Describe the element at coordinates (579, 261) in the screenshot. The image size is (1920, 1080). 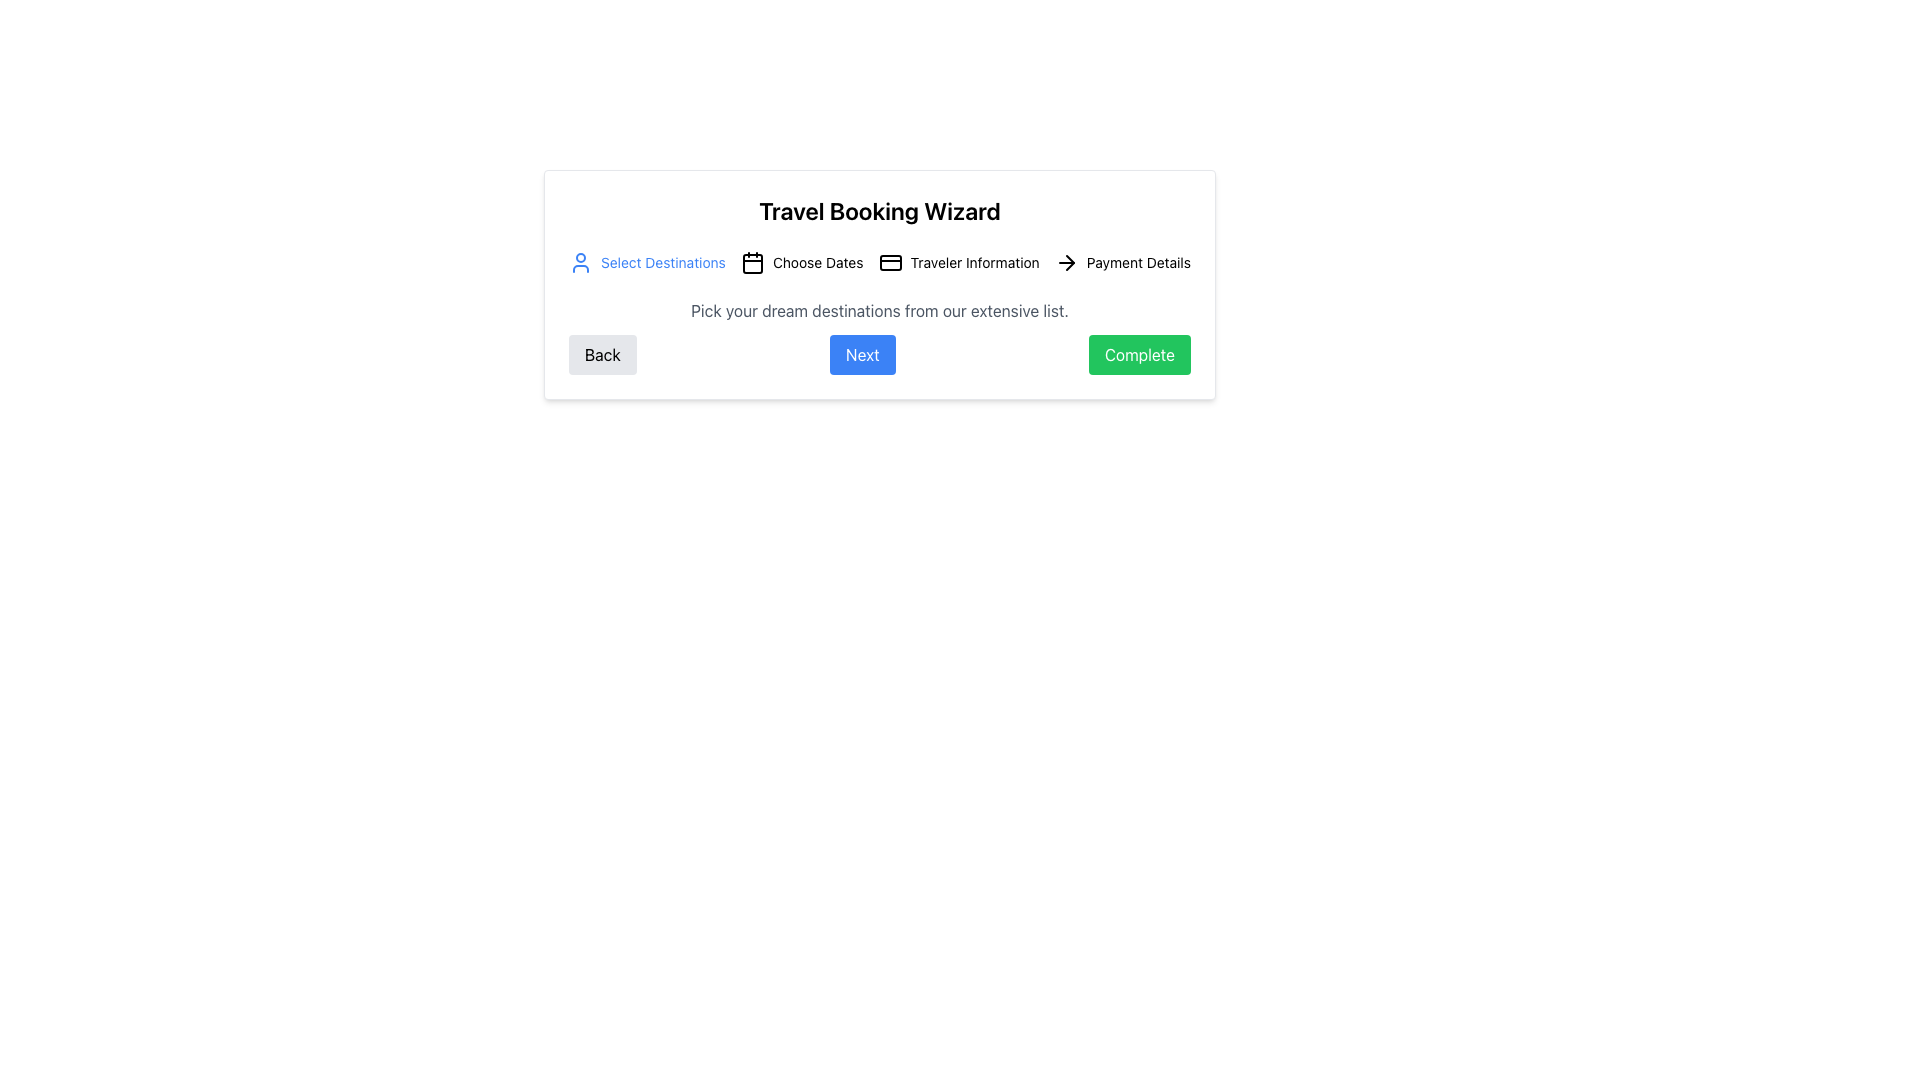
I see `the appearance of the icon resembling a person's silhouette, which is positioned to the left of the 'Select Destinations' hyperlink` at that location.